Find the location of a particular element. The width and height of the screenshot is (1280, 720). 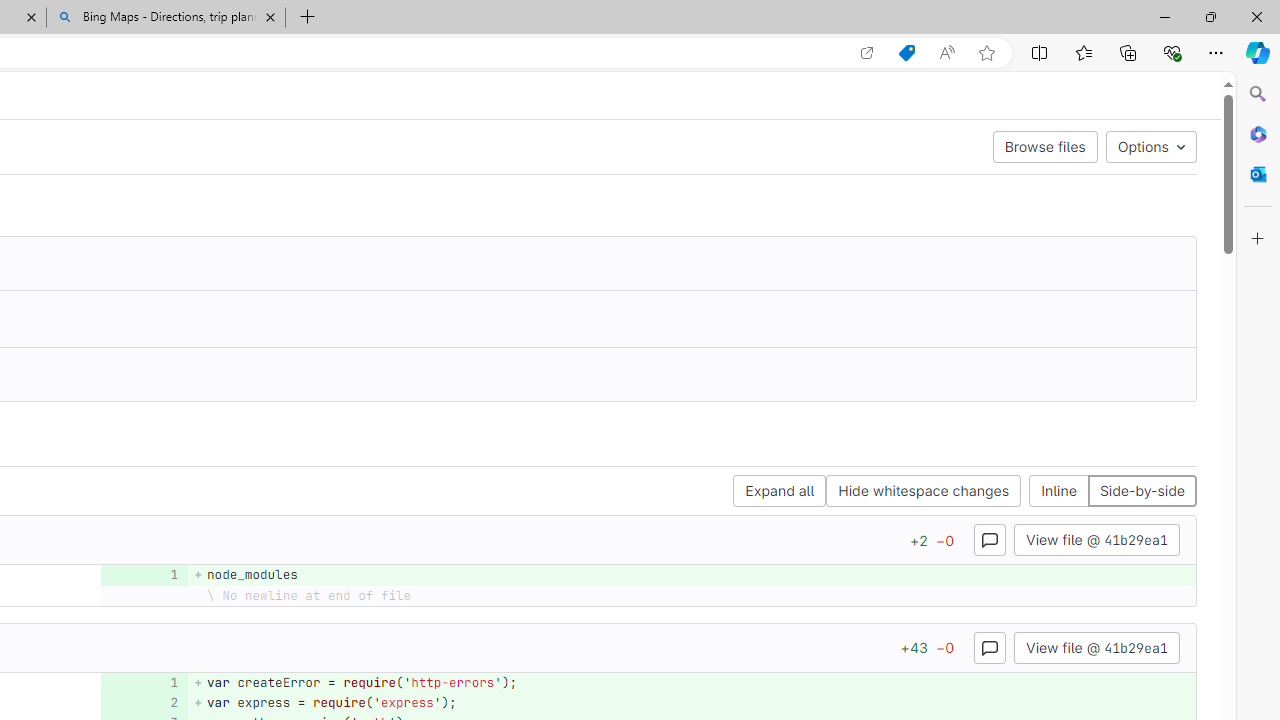

'2' is located at coordinates (141, 701).